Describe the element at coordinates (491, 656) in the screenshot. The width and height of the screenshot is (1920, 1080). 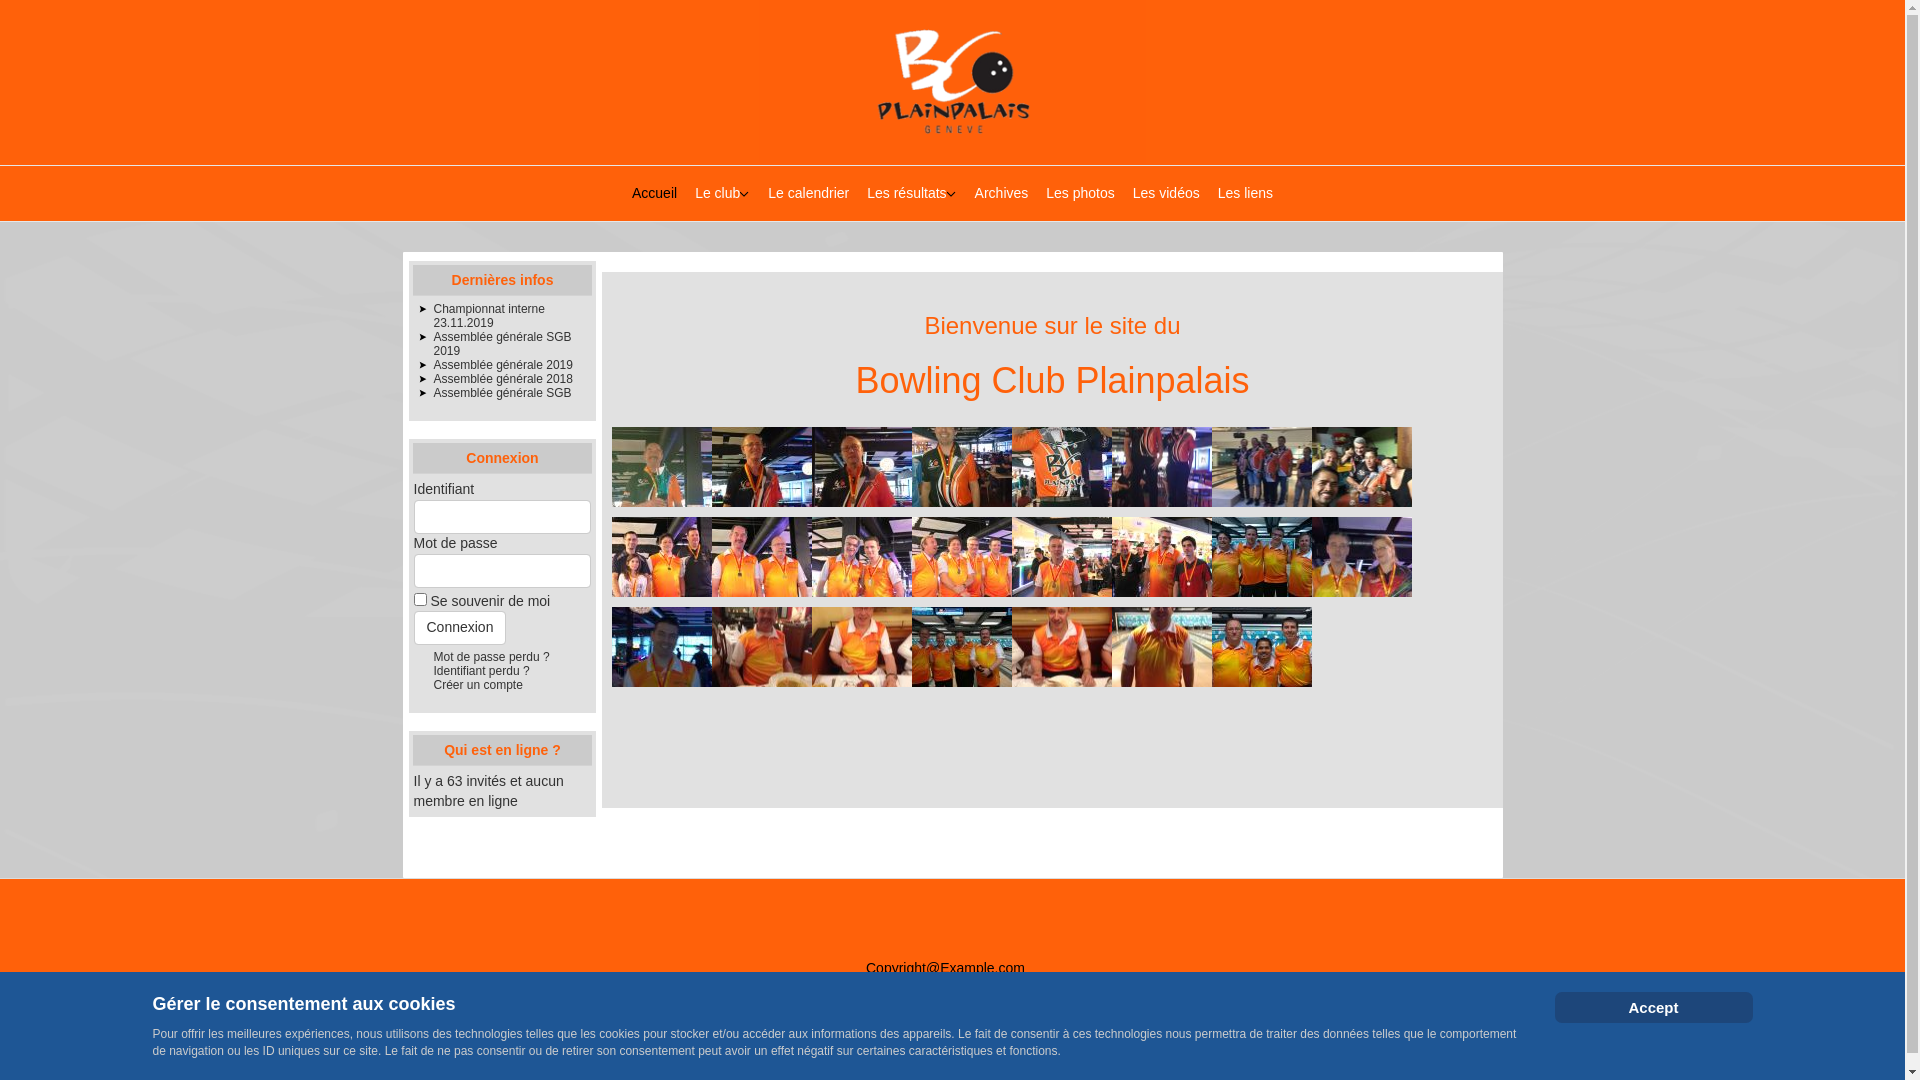
I see `'Mot de passe perdu ?'` at that location.